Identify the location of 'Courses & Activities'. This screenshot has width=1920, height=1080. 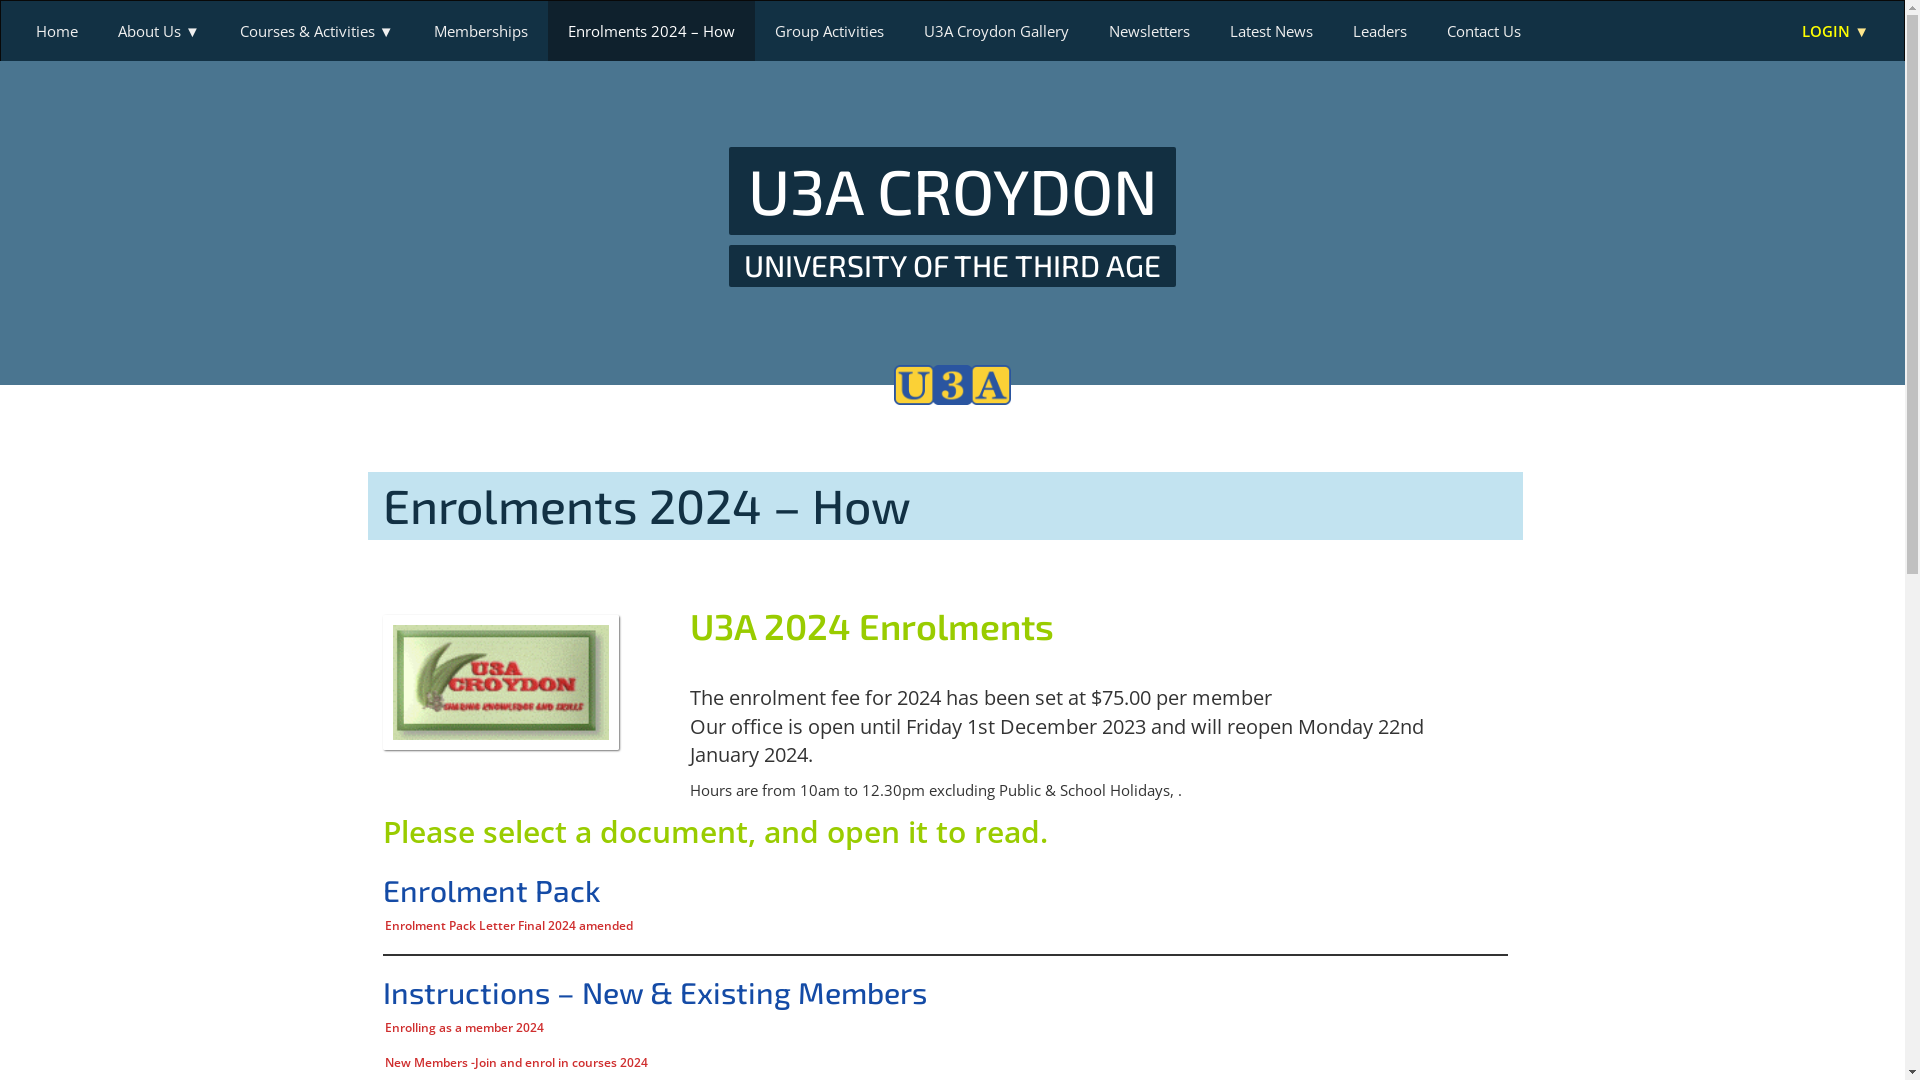
(315, 30).